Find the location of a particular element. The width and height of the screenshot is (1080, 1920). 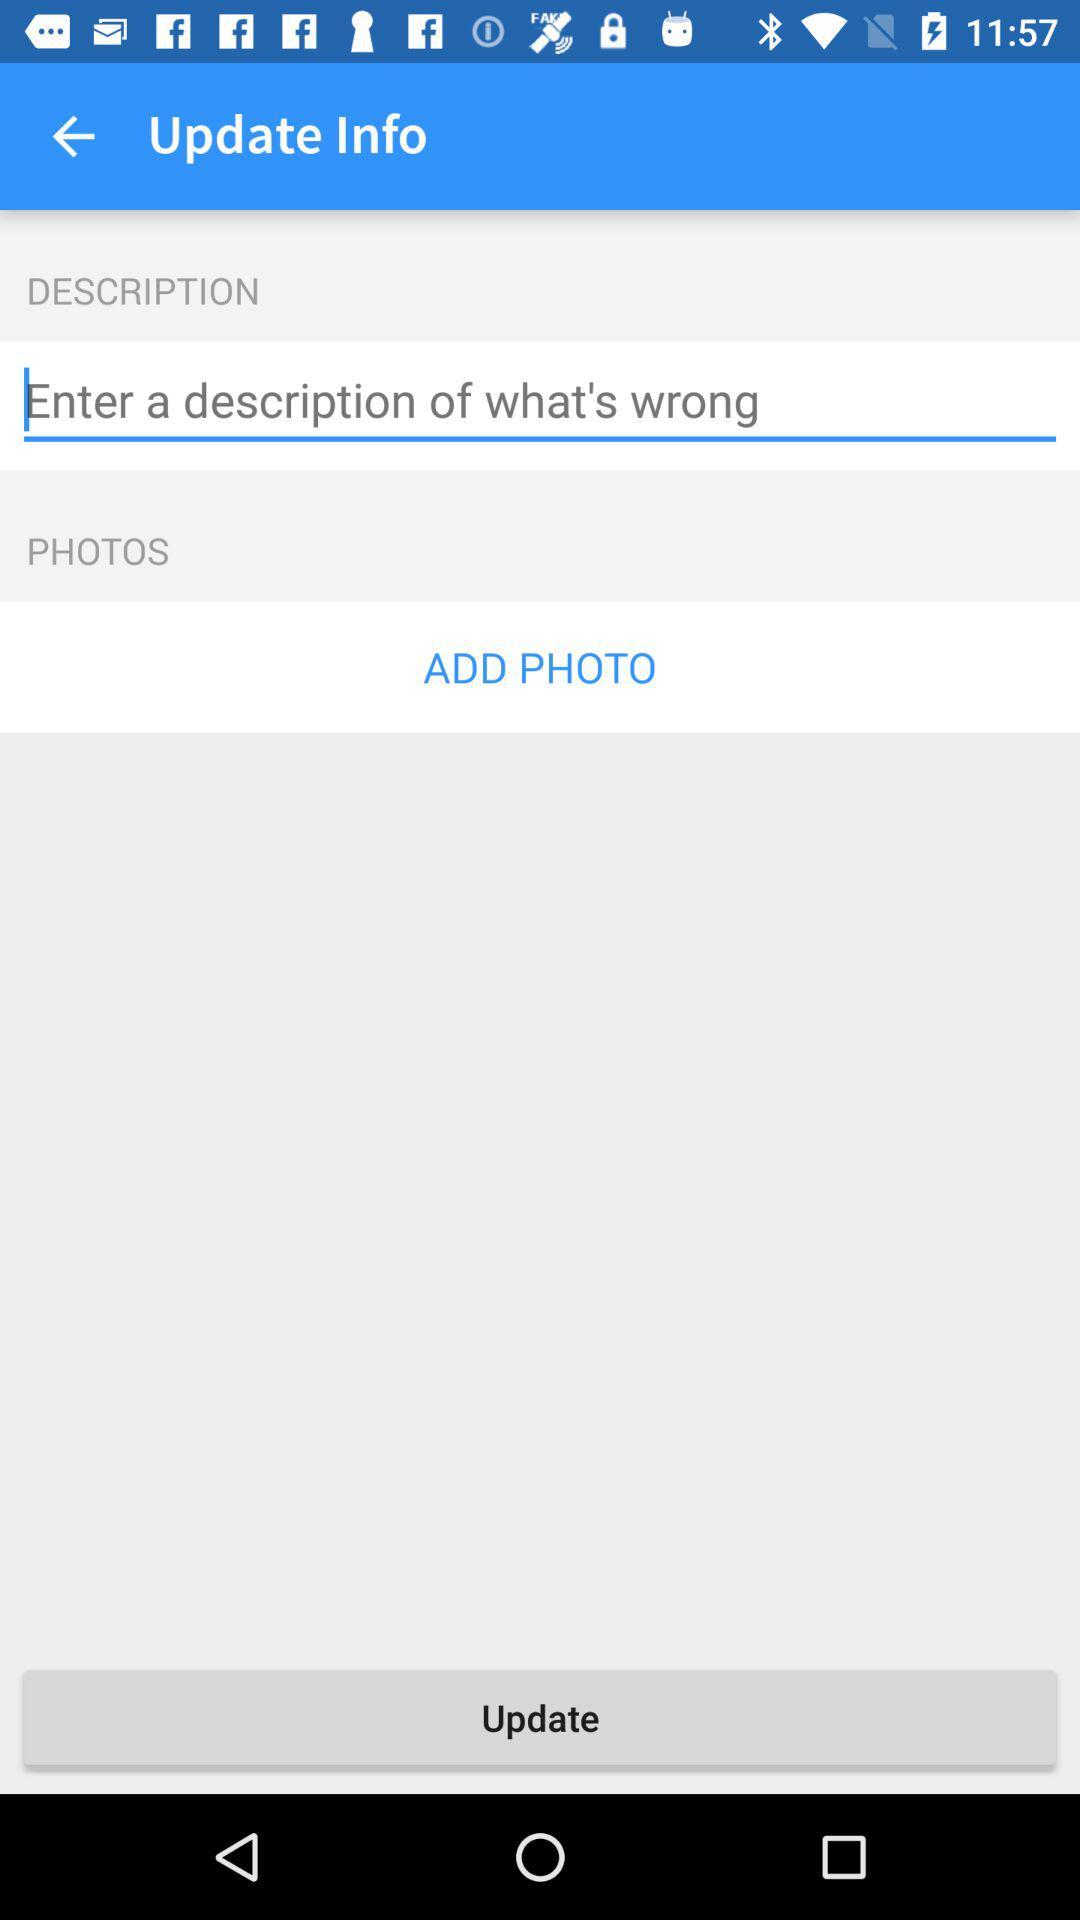

the item below photos icon is located at coordinates (540, 667).